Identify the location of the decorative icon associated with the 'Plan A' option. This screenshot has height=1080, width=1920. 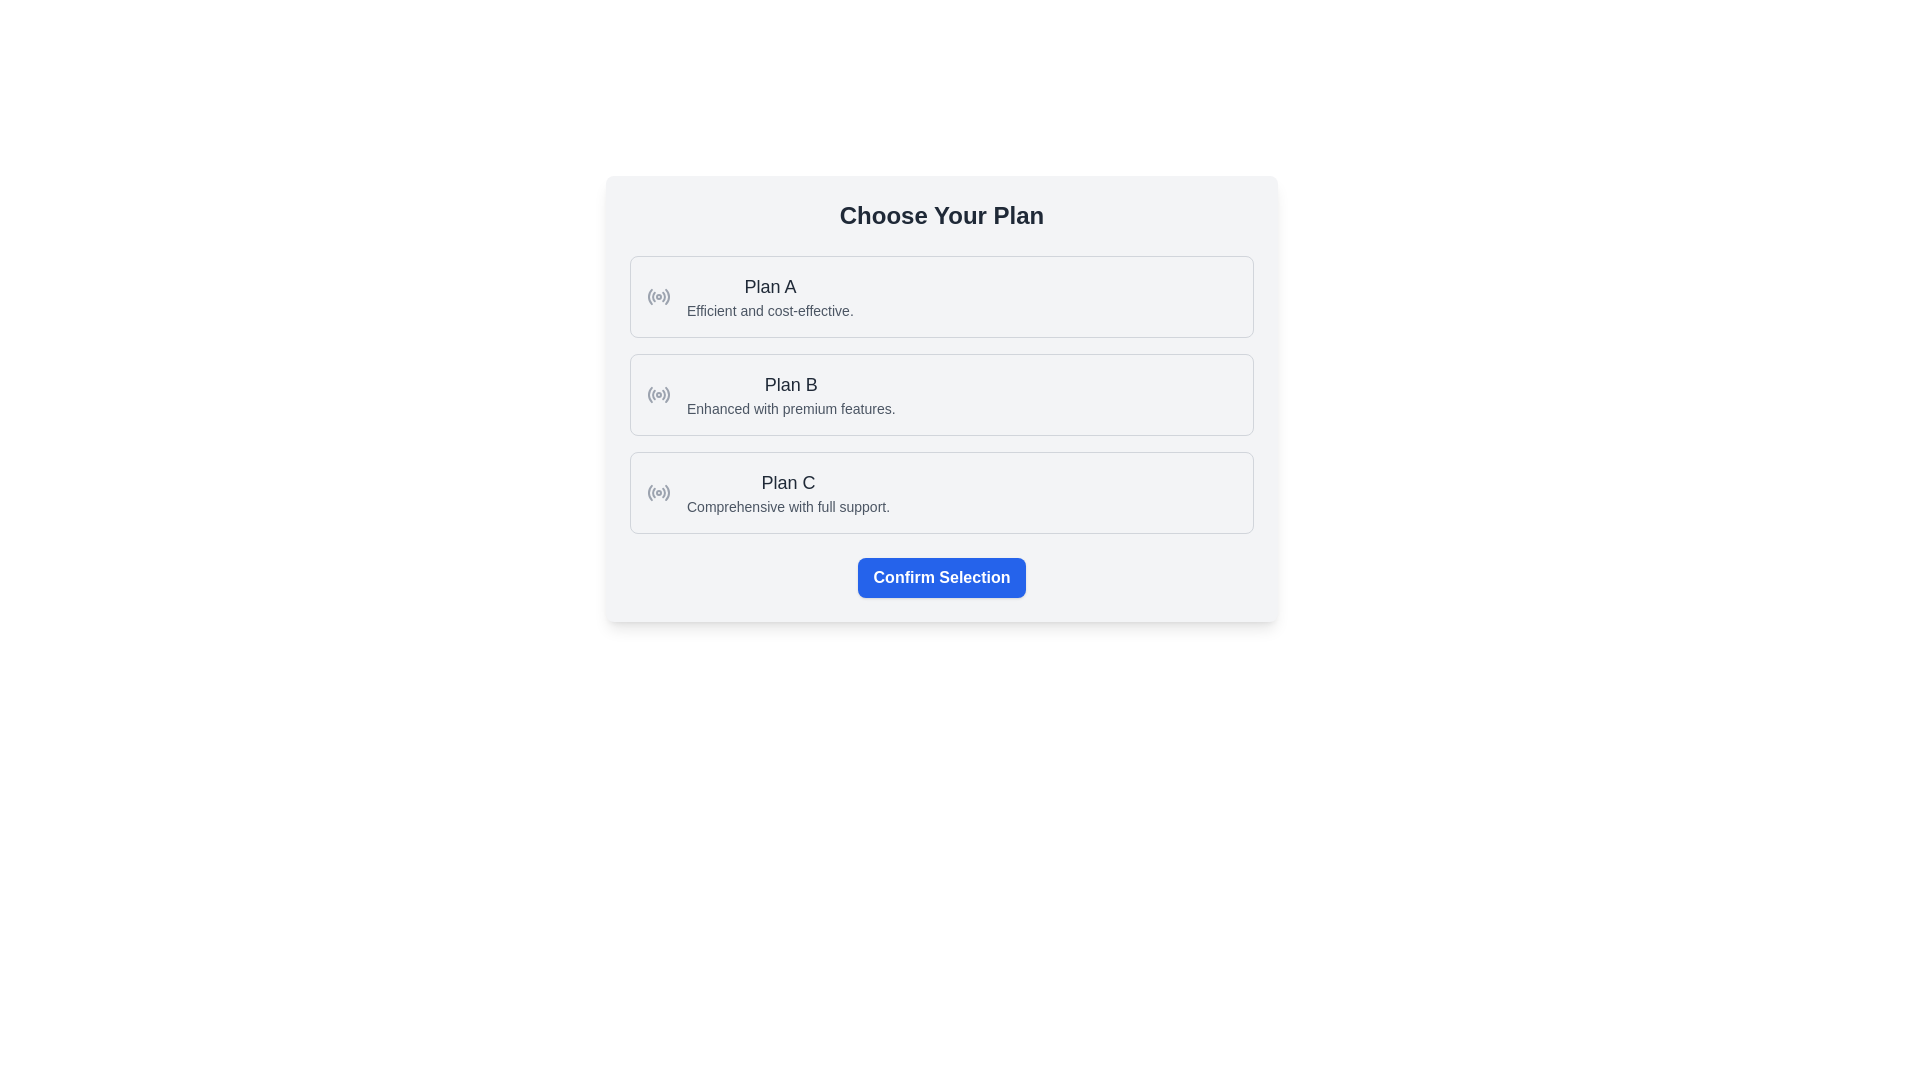
(658, 297).